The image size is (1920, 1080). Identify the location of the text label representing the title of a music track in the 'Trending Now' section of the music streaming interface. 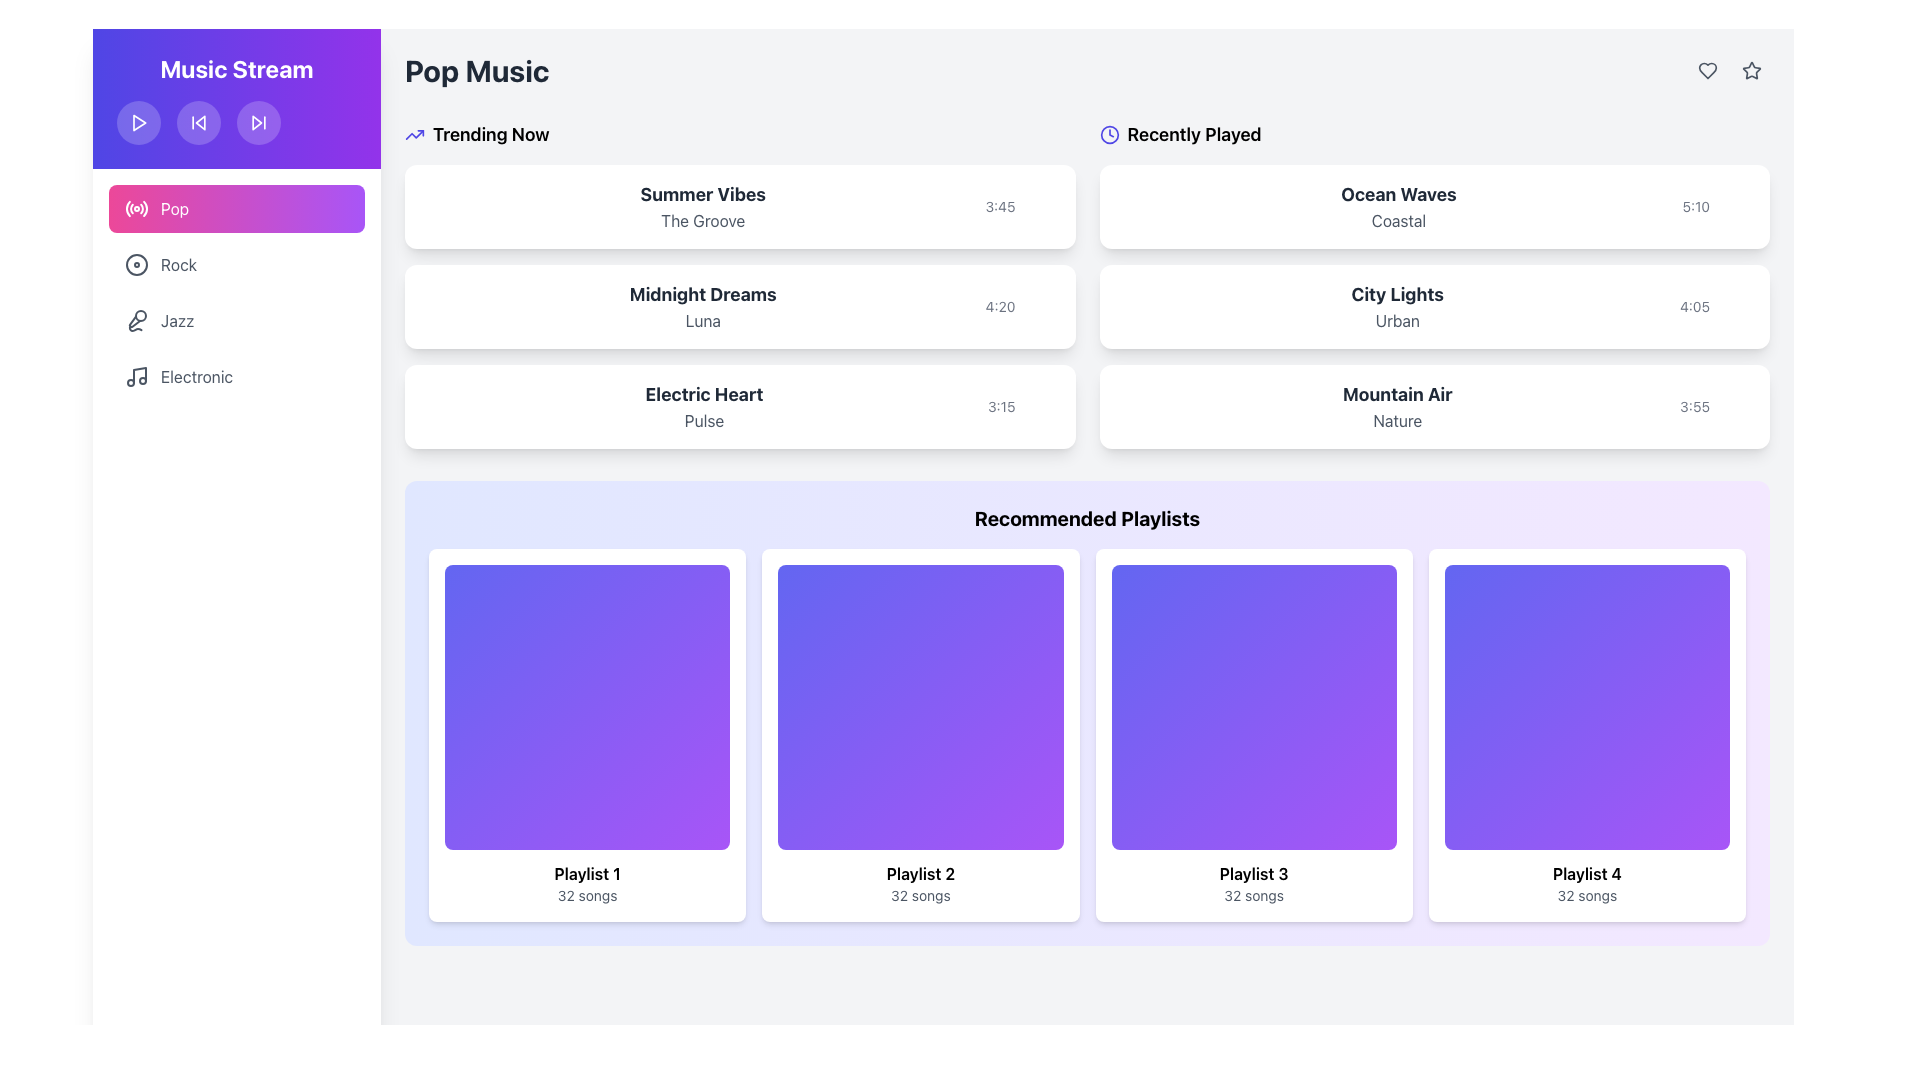
(703, 294).